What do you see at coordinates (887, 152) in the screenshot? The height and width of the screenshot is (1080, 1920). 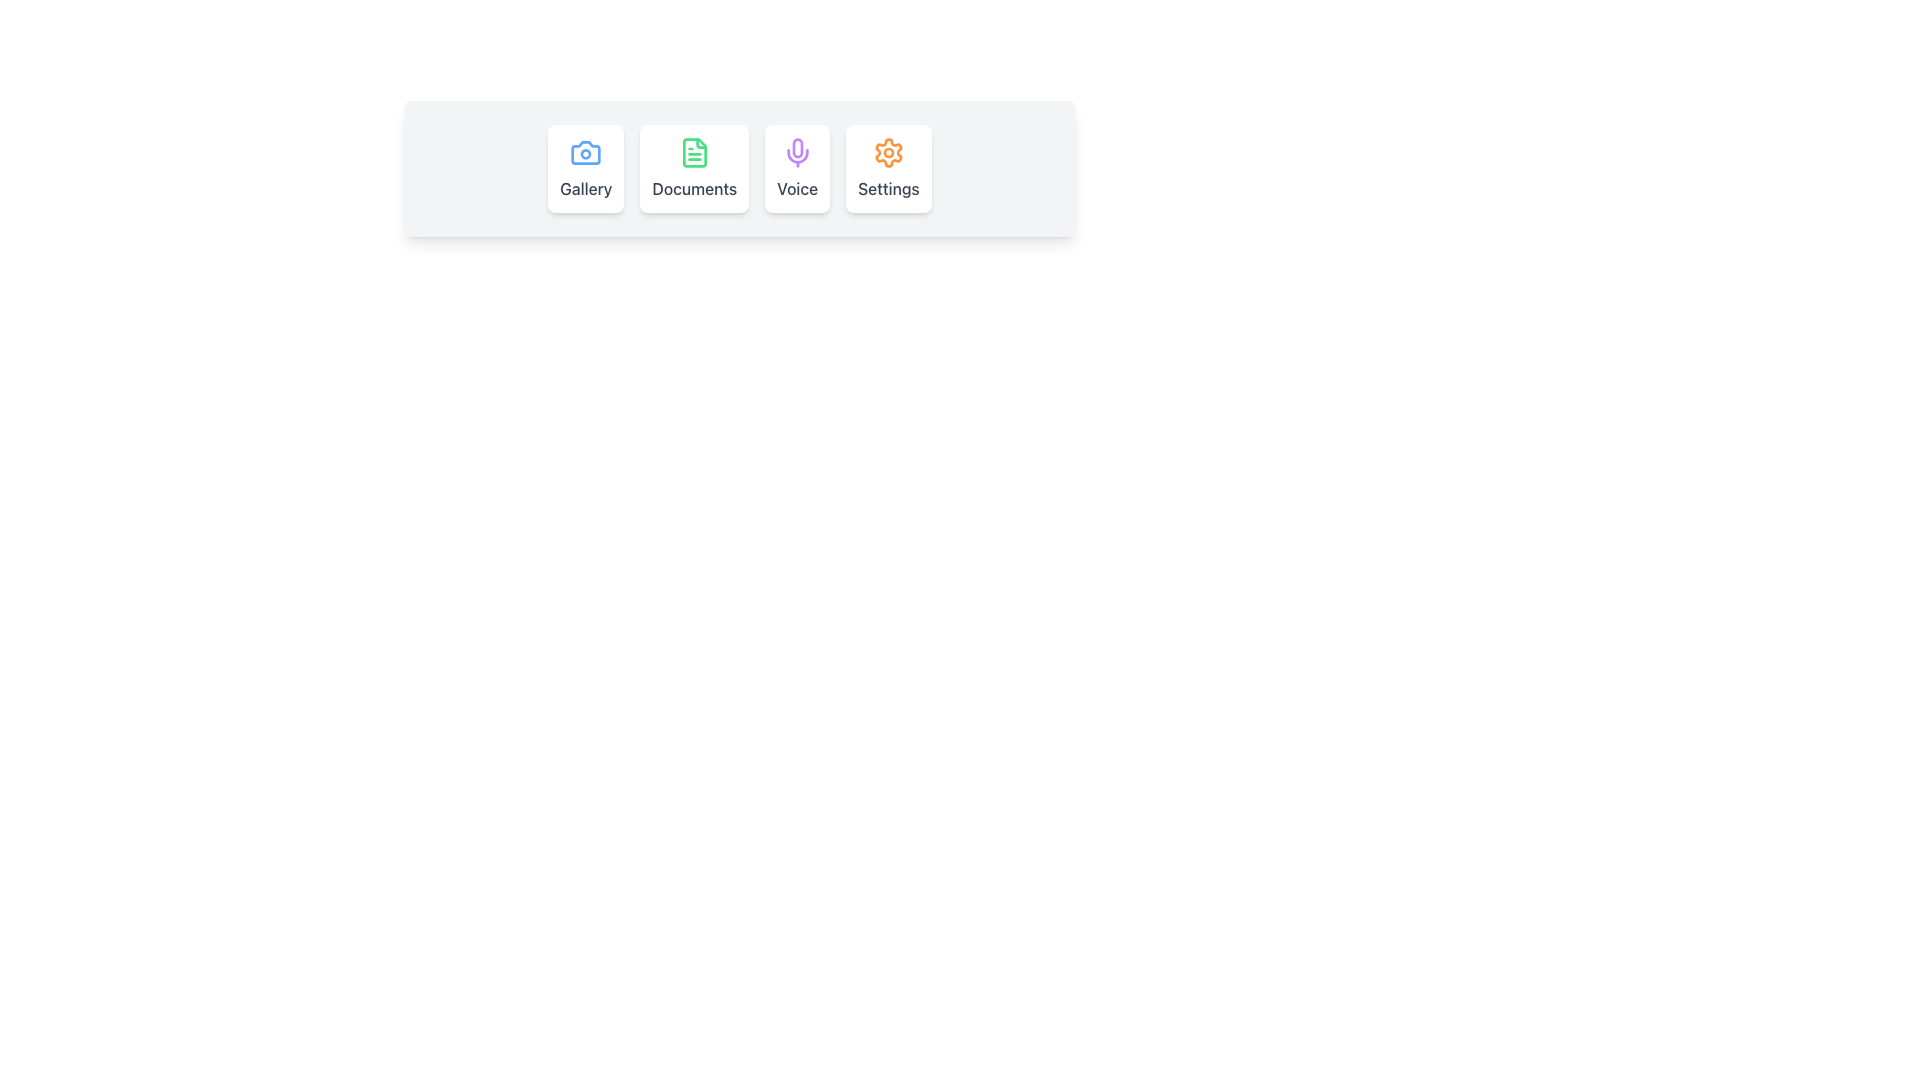 I see `the rightmost icon button in the toolbar` at bounding box center [887, 152].